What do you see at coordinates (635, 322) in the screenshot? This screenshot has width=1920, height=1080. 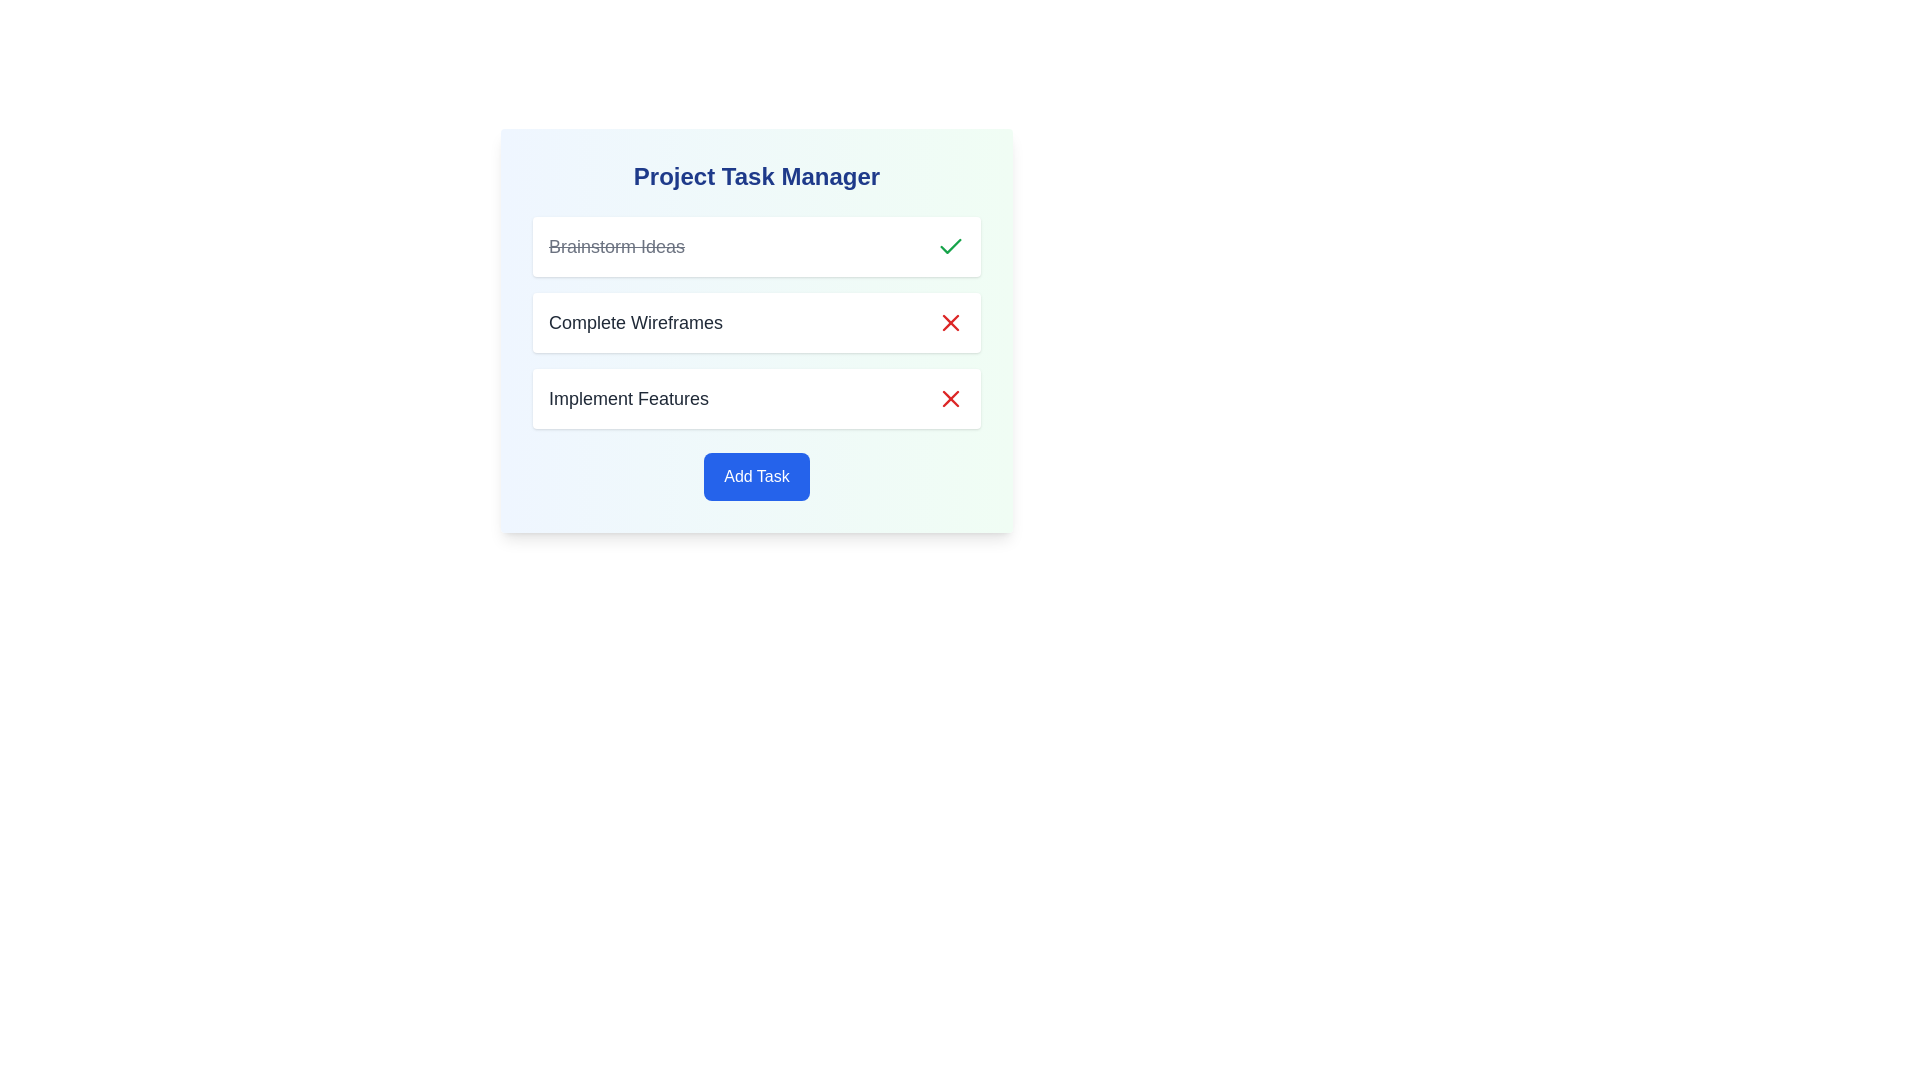 I see `the 'Complete Wireframes' text label, which serves as a descriptor for managing the task in the project task manager interface` at bounding box center [635, 322].